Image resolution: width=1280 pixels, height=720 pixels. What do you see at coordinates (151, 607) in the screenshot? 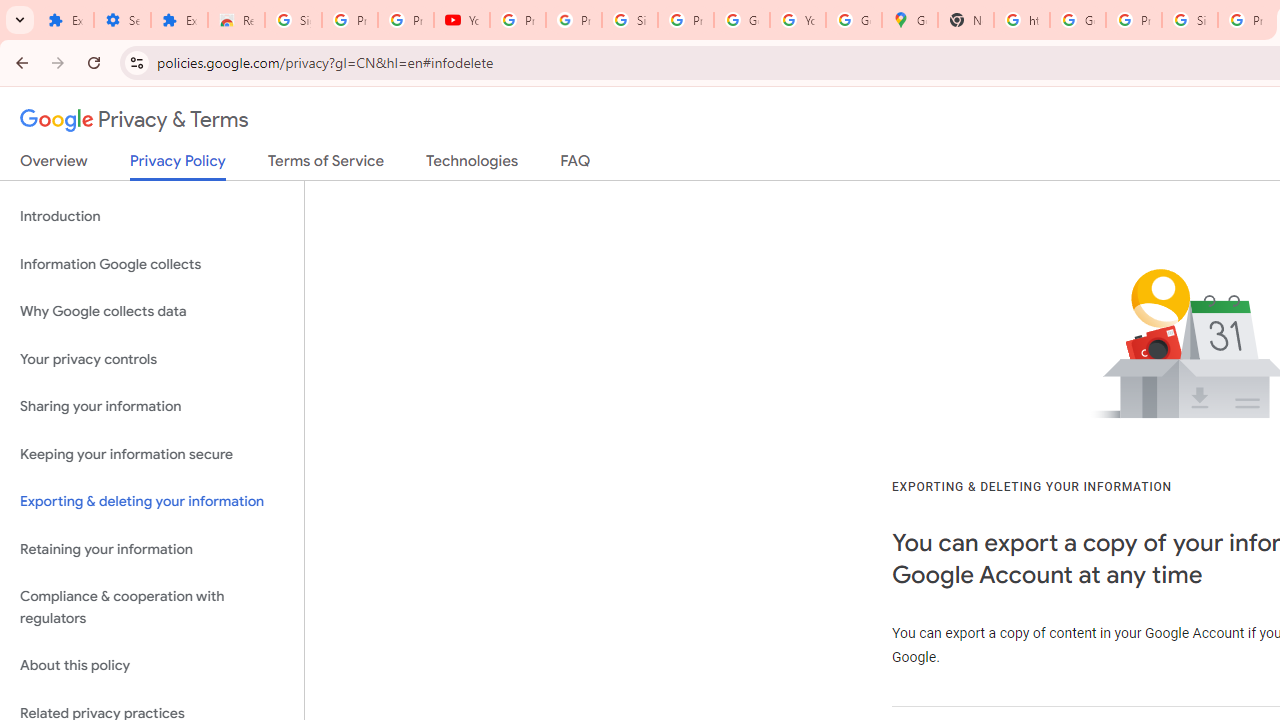
I see `'Compliance & cooperation with regulators'` at bounding box center [151, 607].